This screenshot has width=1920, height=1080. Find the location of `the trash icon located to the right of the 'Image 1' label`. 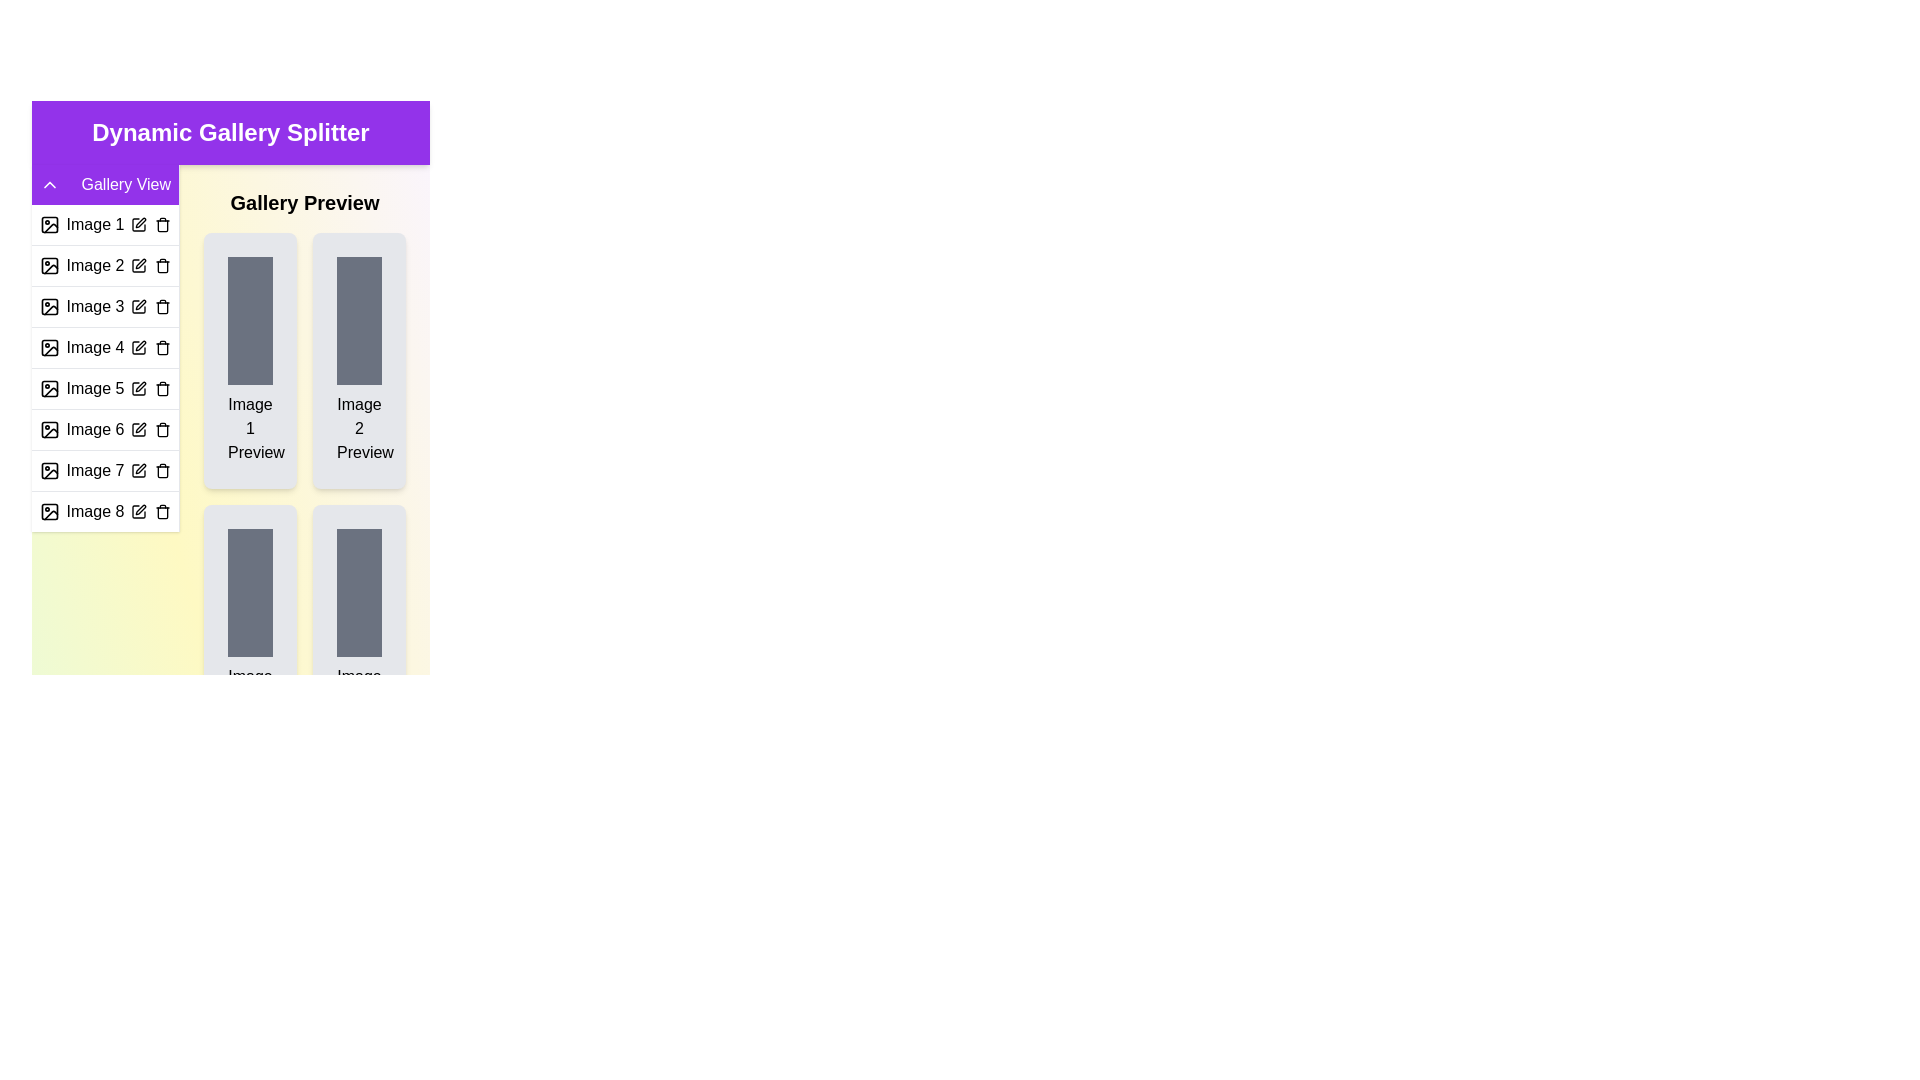

the trash icon located to the right of the 'Image 1' label is located at coordinates (163, 224).